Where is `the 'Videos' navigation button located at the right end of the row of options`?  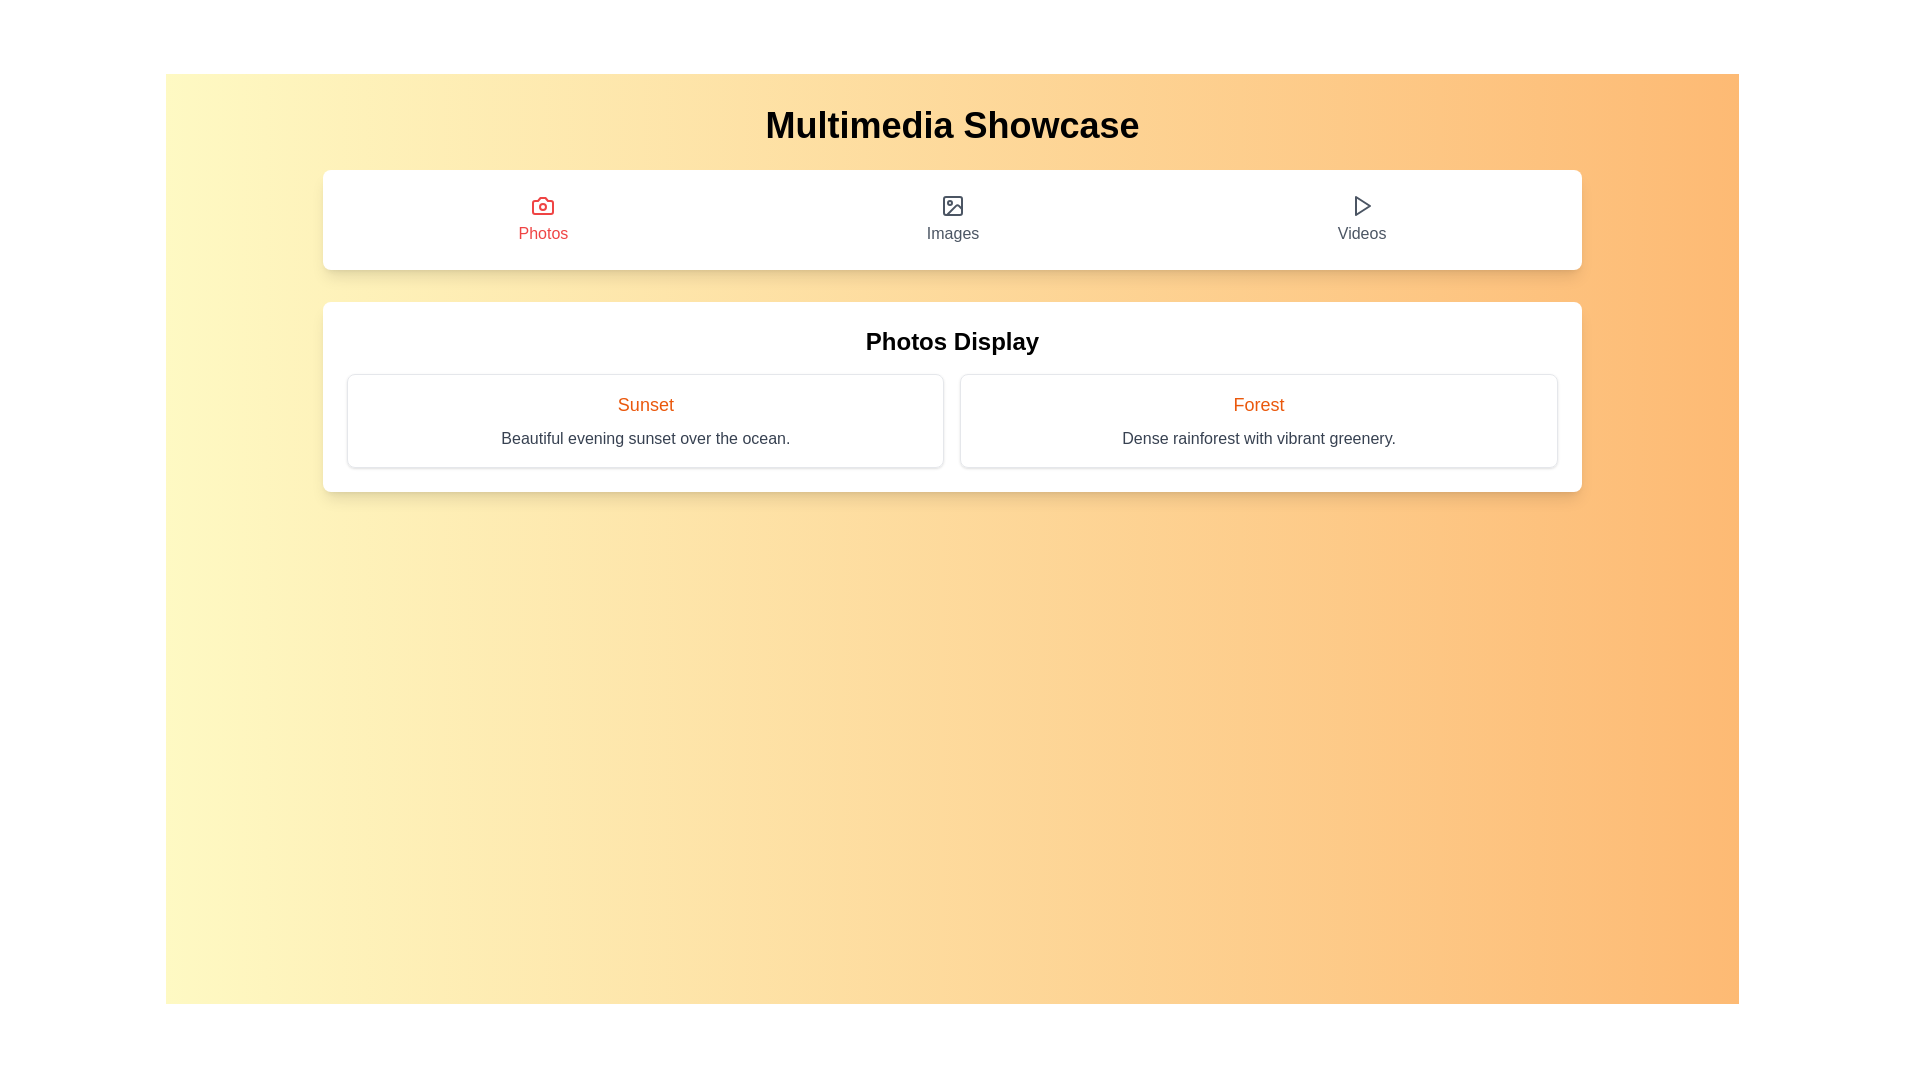 the 'Videos' navigation button located at the right end of the row of options is located at coordinates (1361, 219).